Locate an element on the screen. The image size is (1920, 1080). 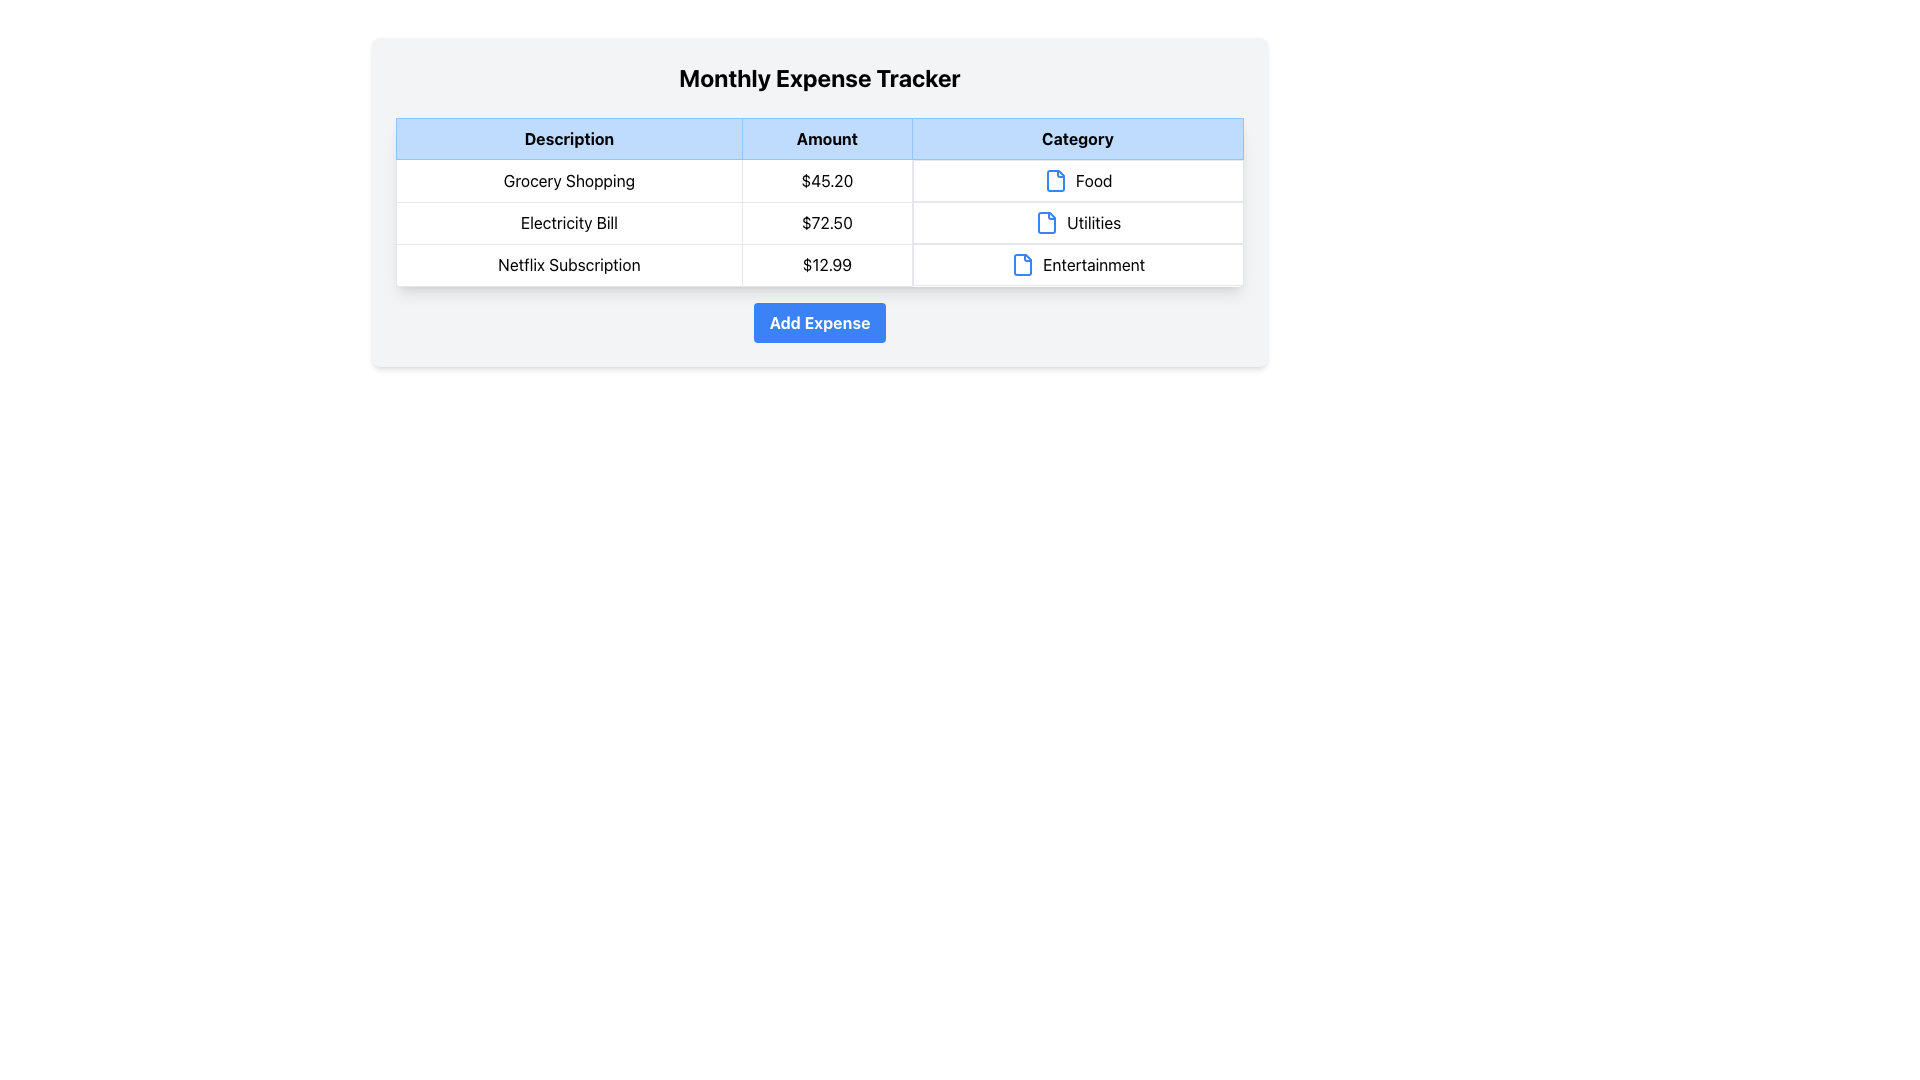
the icon representing the 'Entertainment' category for the 'Netflix Subscription' listing located in the third row of the 'Category' column is located at coordinates (1023, 264).